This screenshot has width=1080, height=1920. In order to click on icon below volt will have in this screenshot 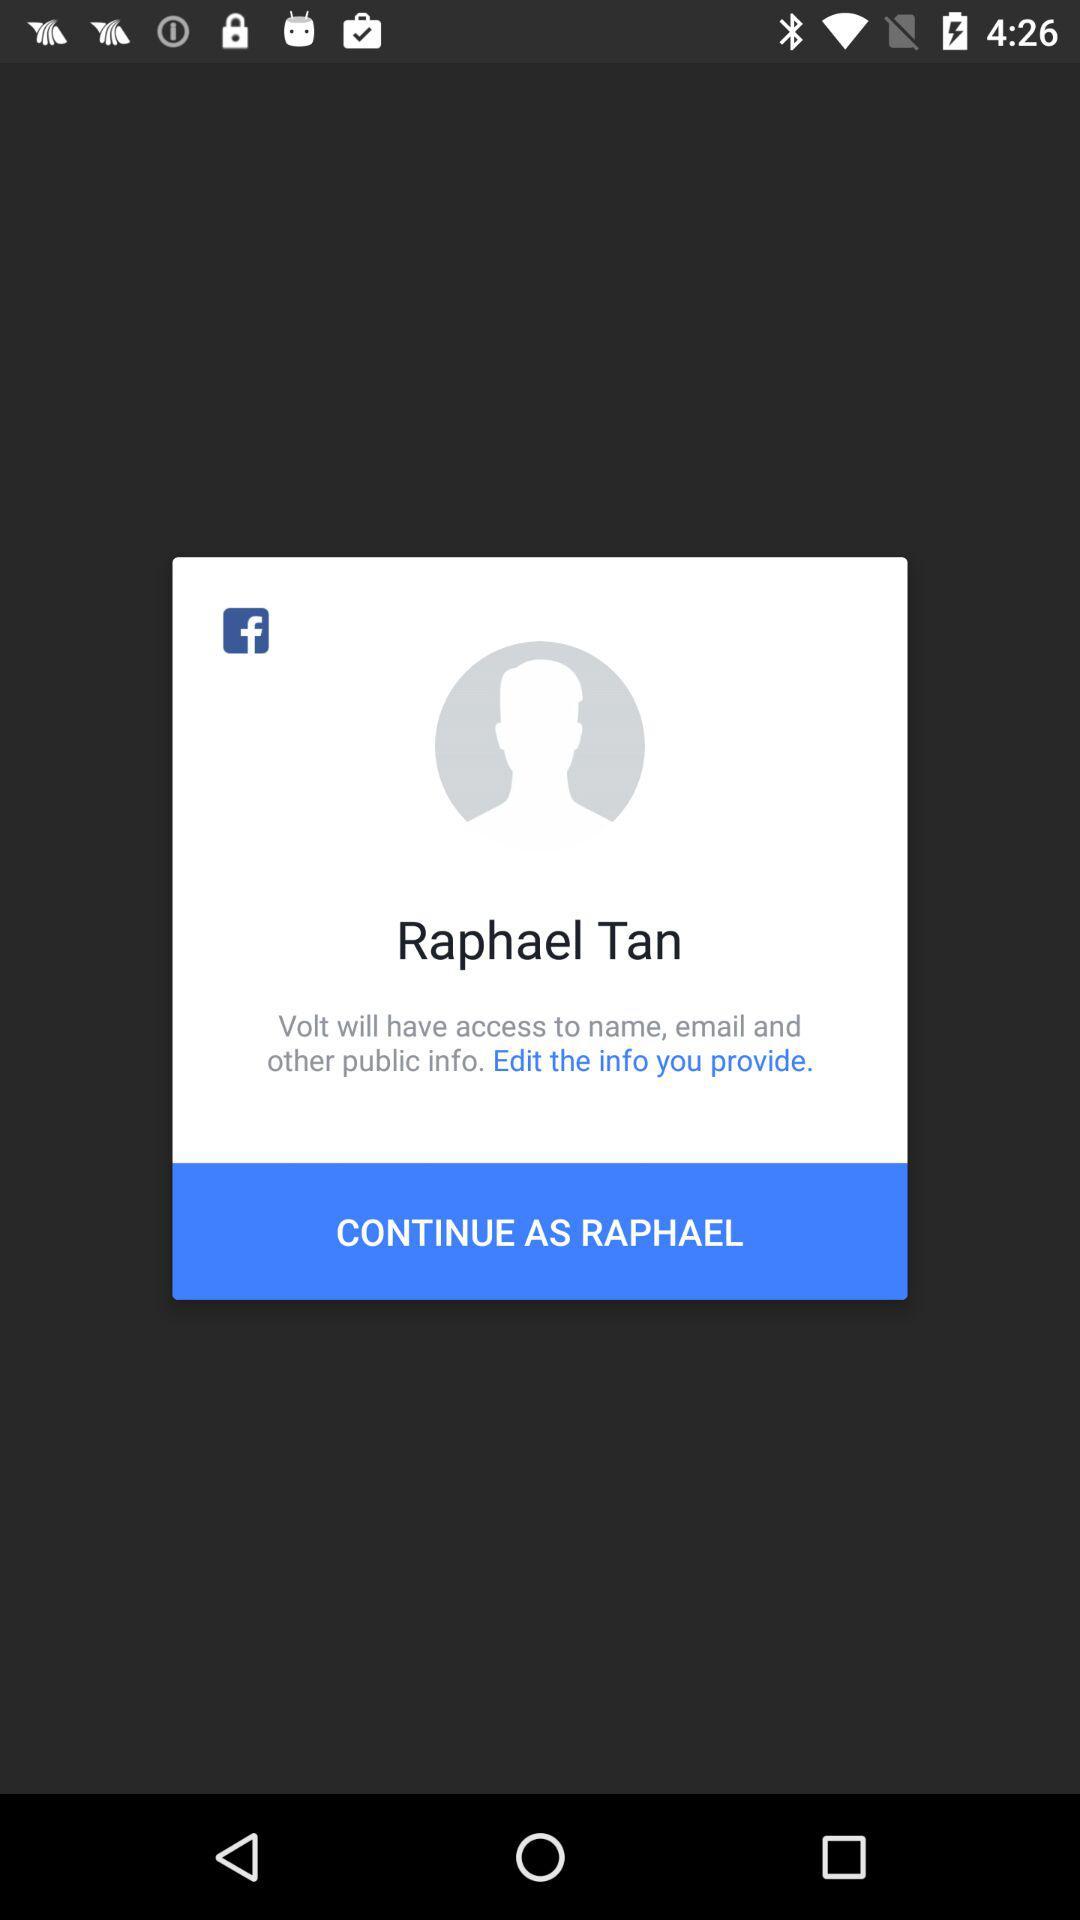, I will do `click(540, 1230)`.